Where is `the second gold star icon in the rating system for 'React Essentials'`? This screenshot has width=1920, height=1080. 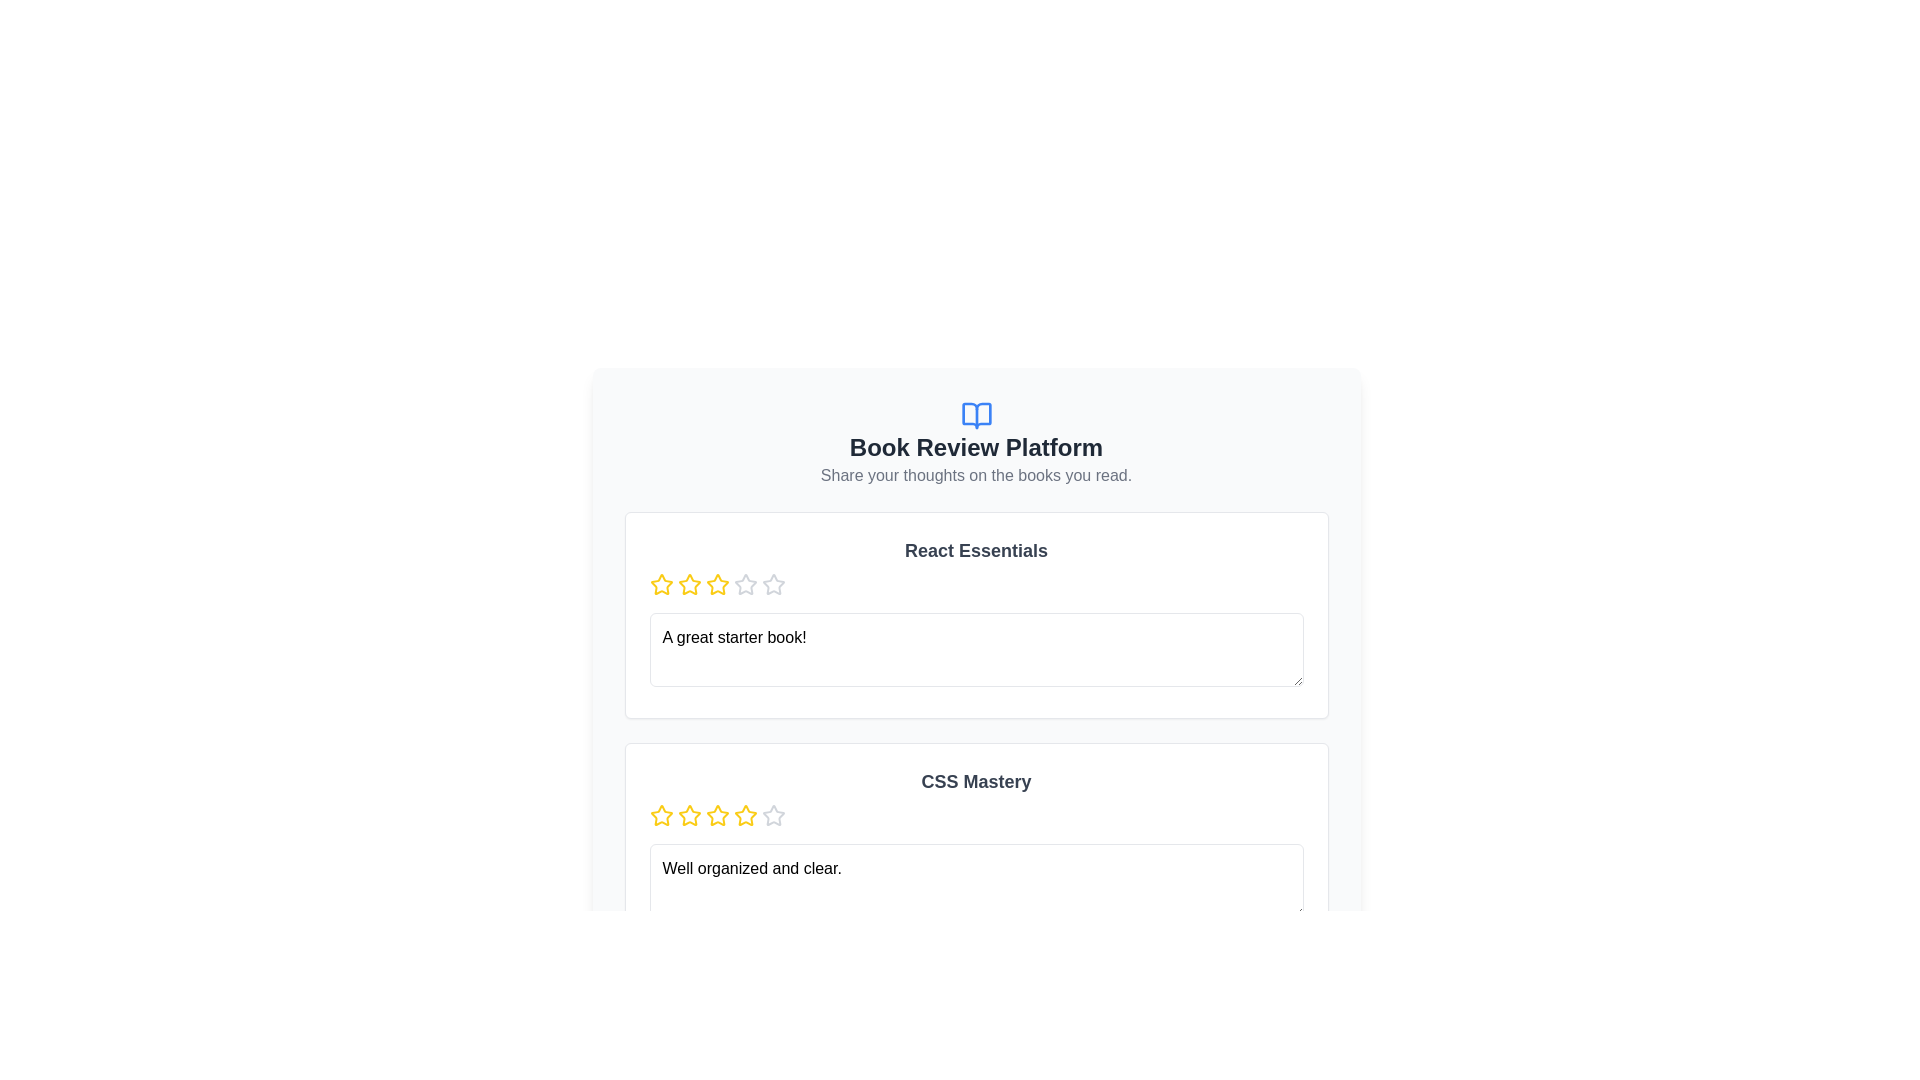
the second gold star icon in the rating system for 'React Essentials' is located at coordinates (717, 584).